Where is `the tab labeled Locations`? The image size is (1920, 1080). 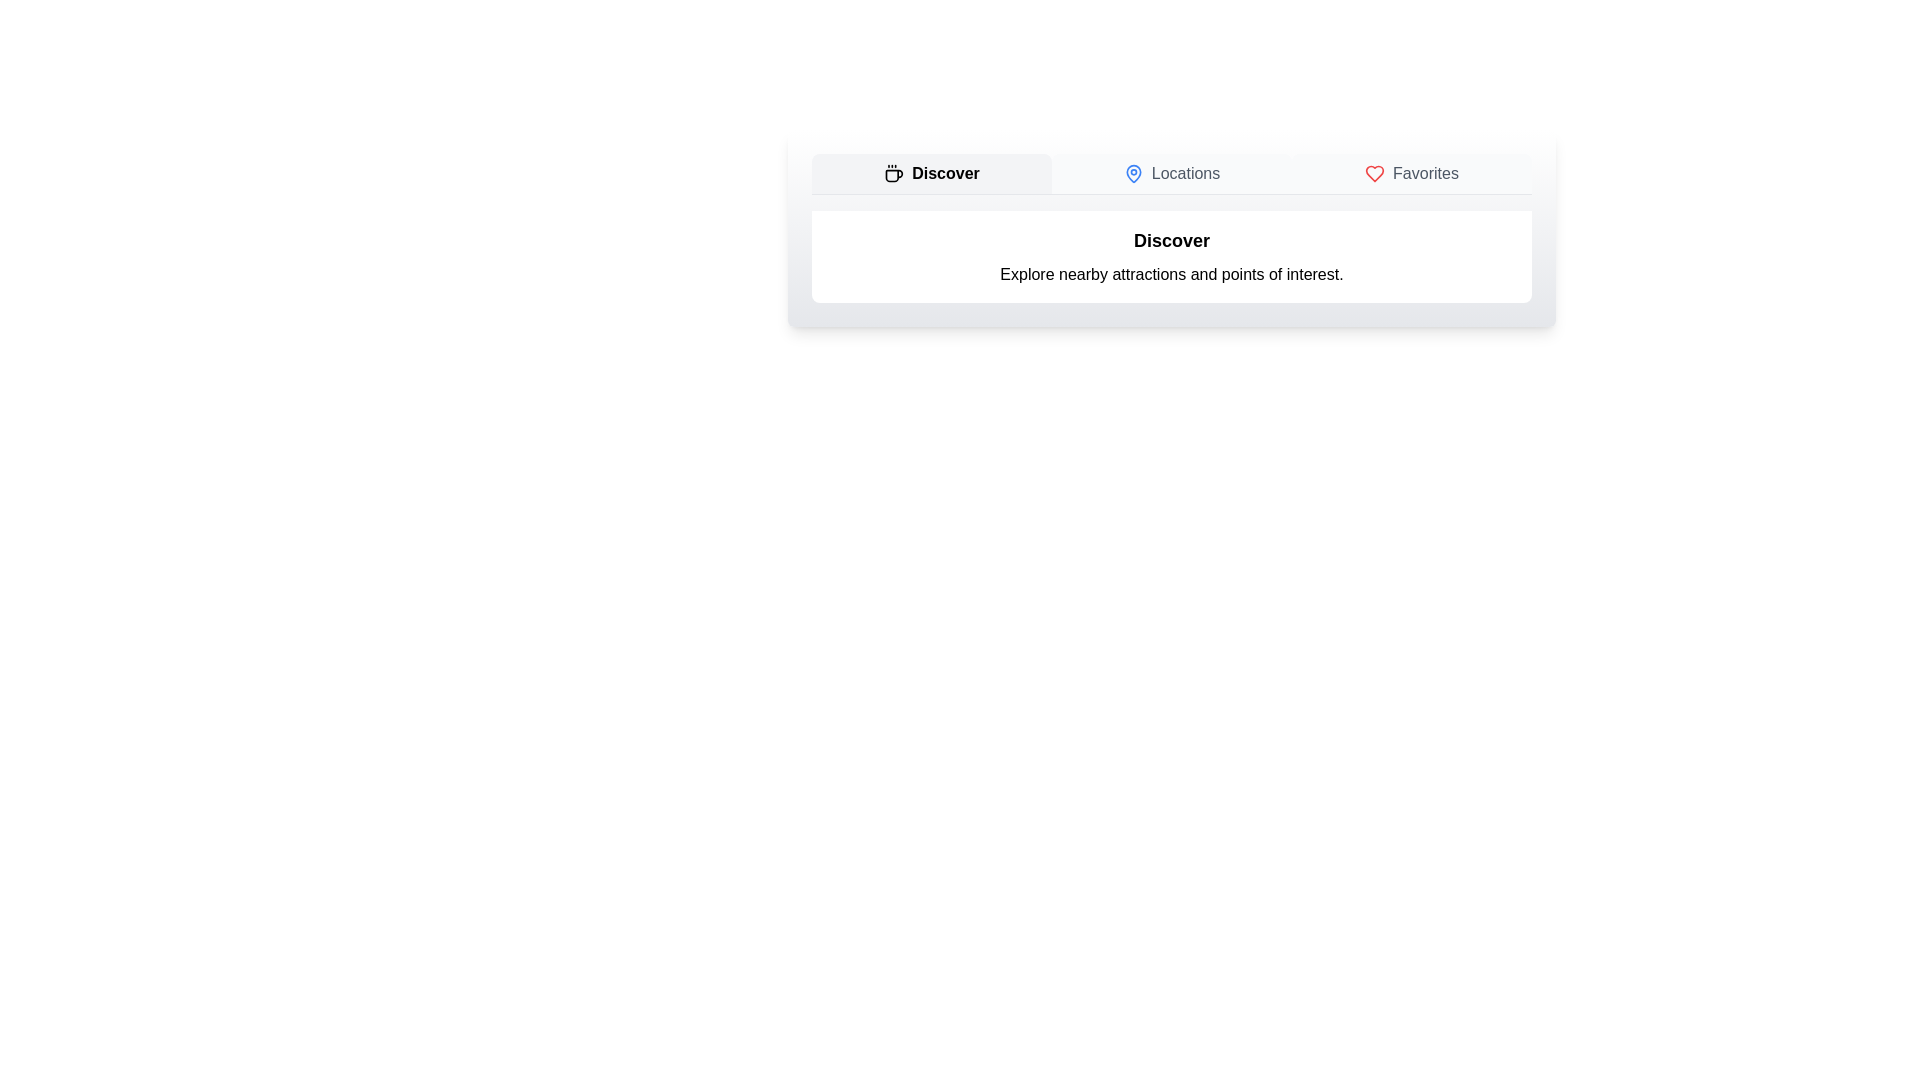
the tab labeled Locations is located at coordinates (1171, 172).